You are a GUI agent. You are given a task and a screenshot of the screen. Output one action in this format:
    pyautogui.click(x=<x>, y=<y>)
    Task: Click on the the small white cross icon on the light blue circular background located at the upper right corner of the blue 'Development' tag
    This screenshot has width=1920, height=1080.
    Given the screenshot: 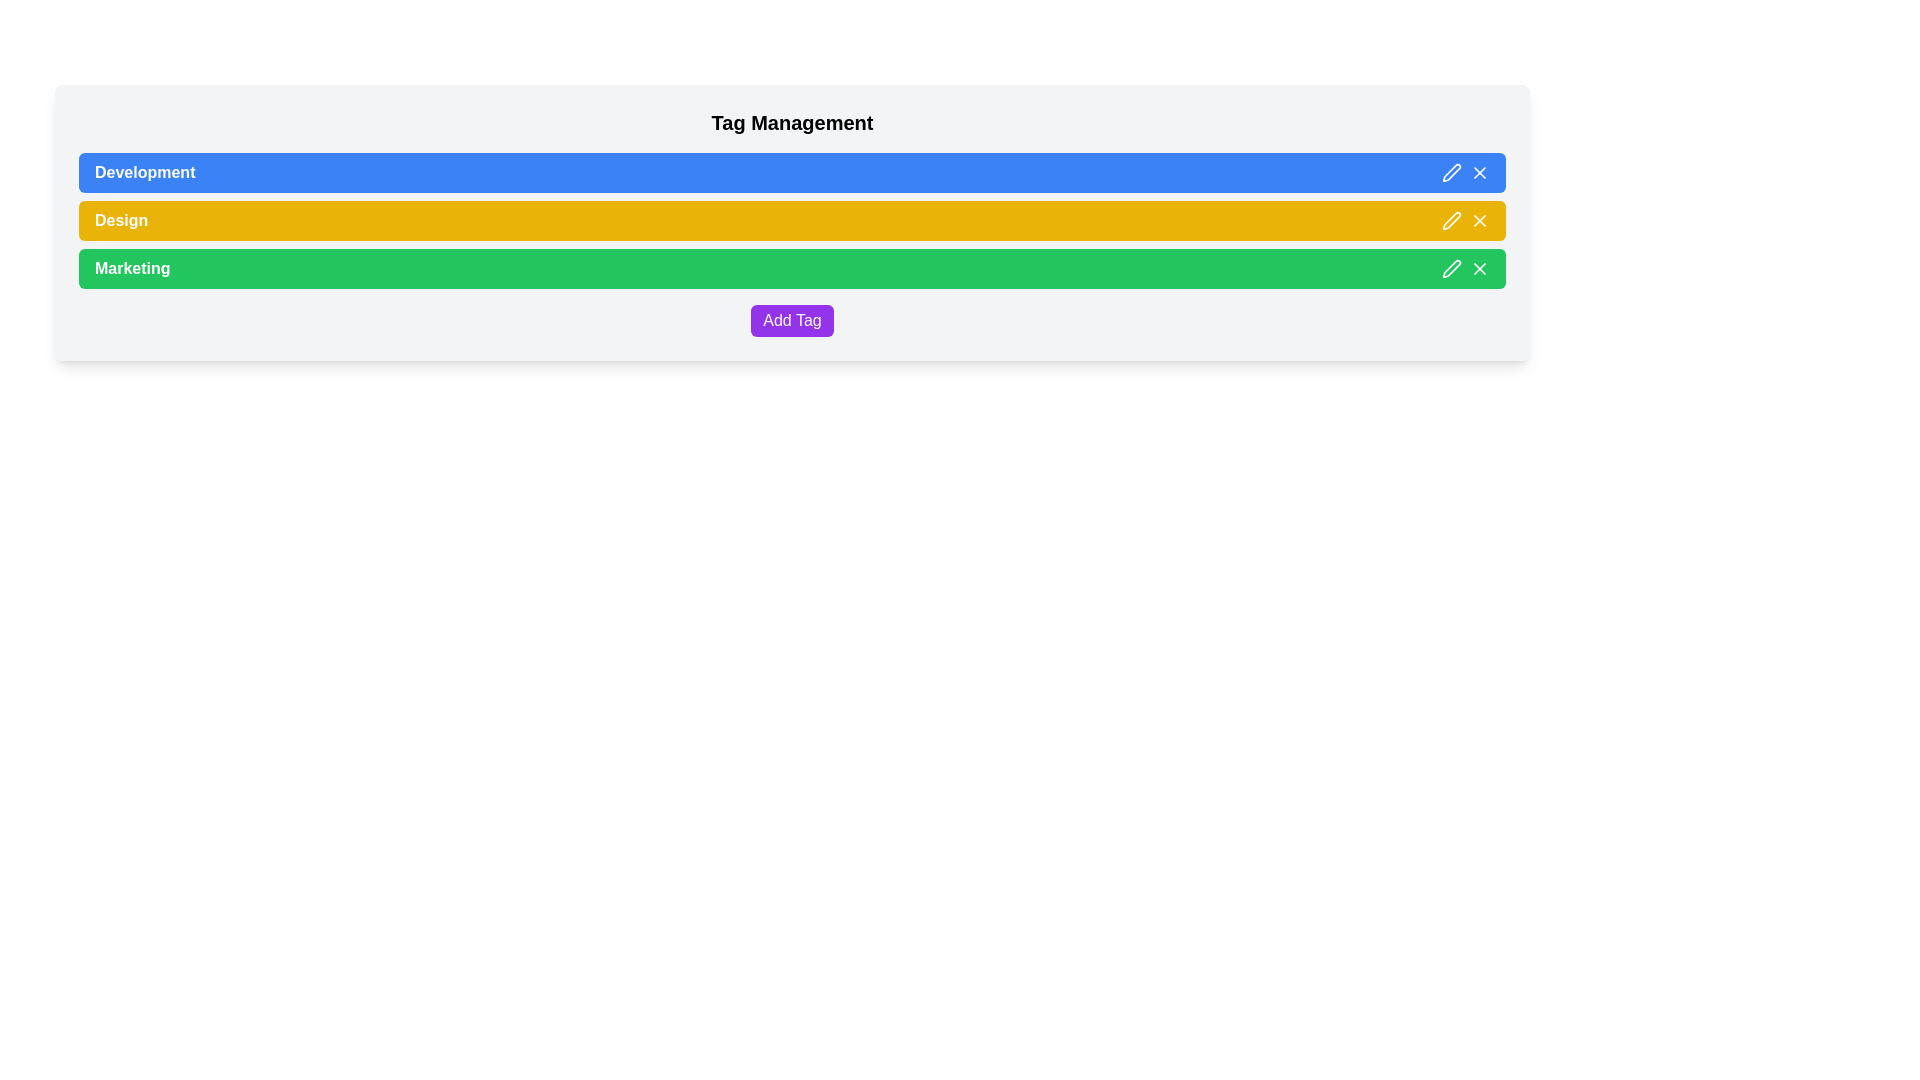 What is the action you would take?
    pyautogui.click(x=1479, y=172)
    